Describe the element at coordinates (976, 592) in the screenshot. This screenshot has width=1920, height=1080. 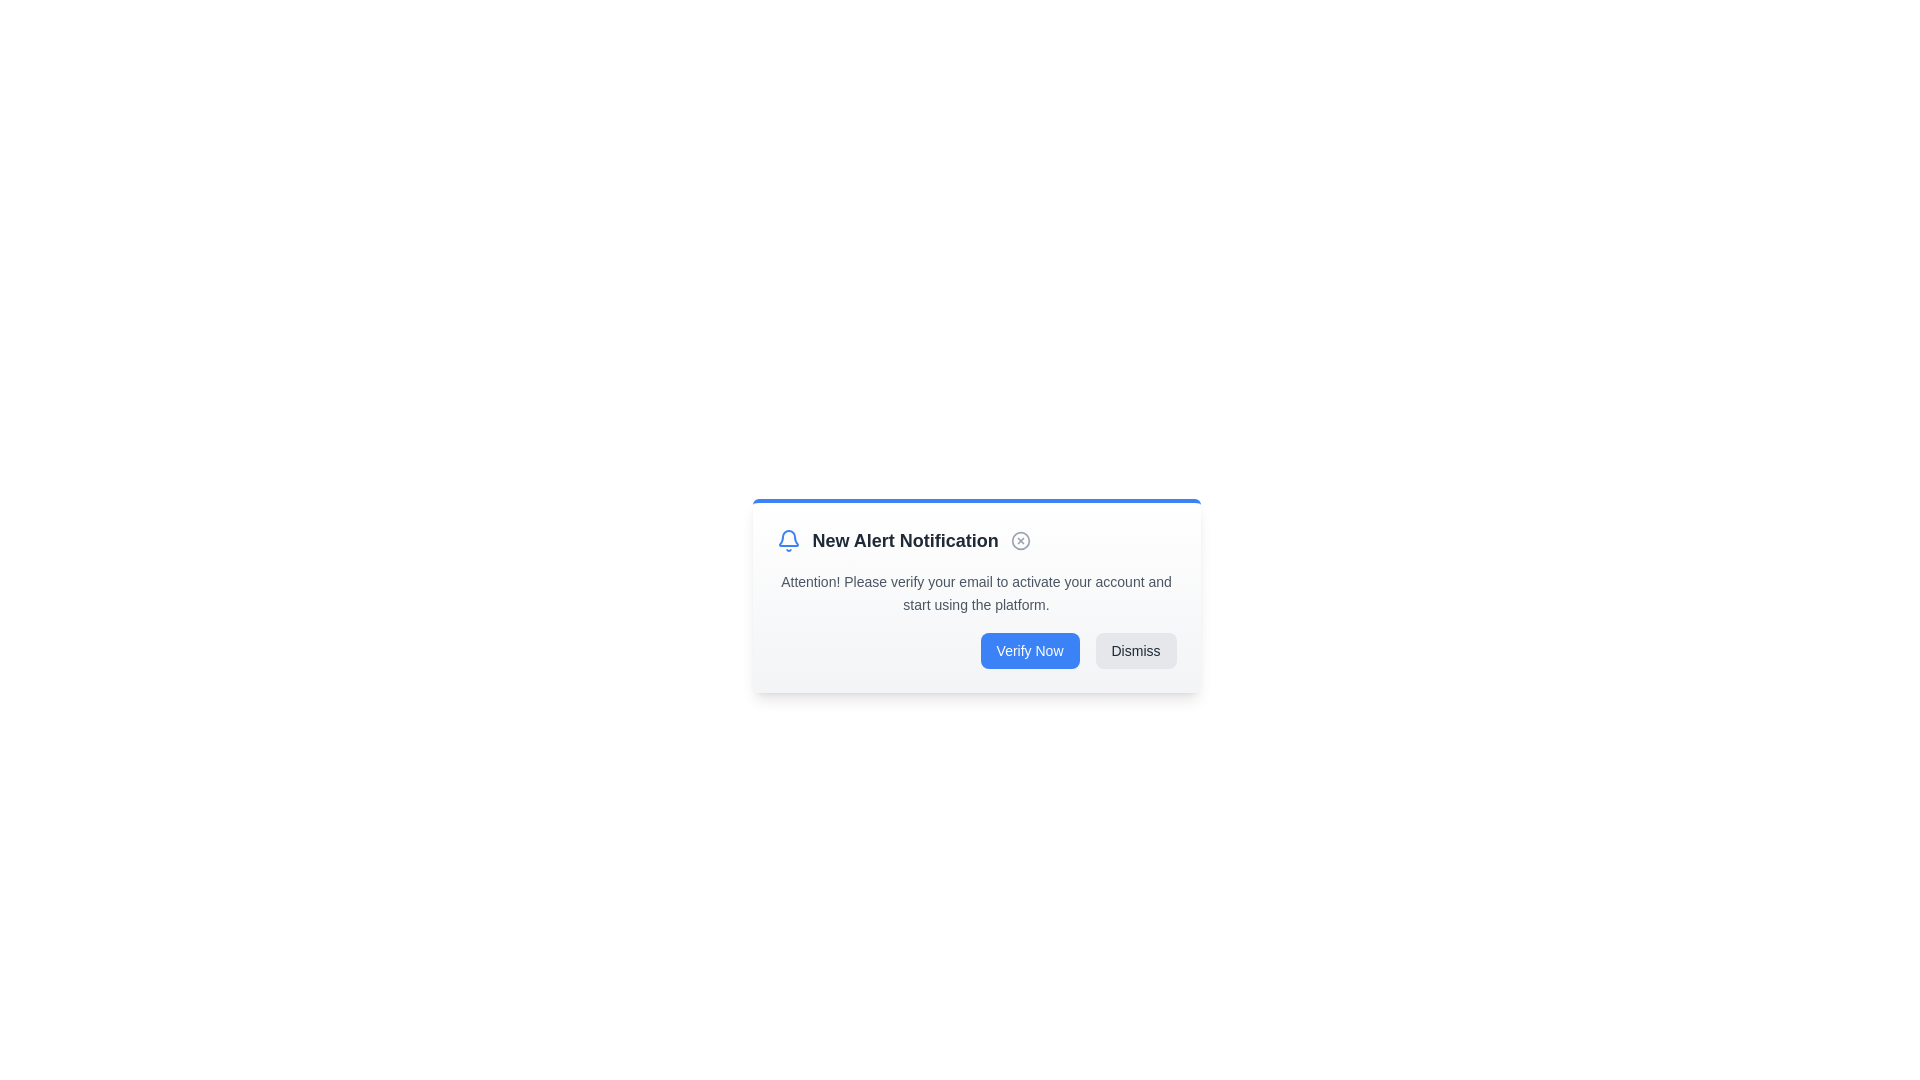
I see `the text element that informs the user to verify their email address, which is located below the heading 'New Alert Notification' and above the buttons 'Verify Now' and 'Dismiss'` at that location.